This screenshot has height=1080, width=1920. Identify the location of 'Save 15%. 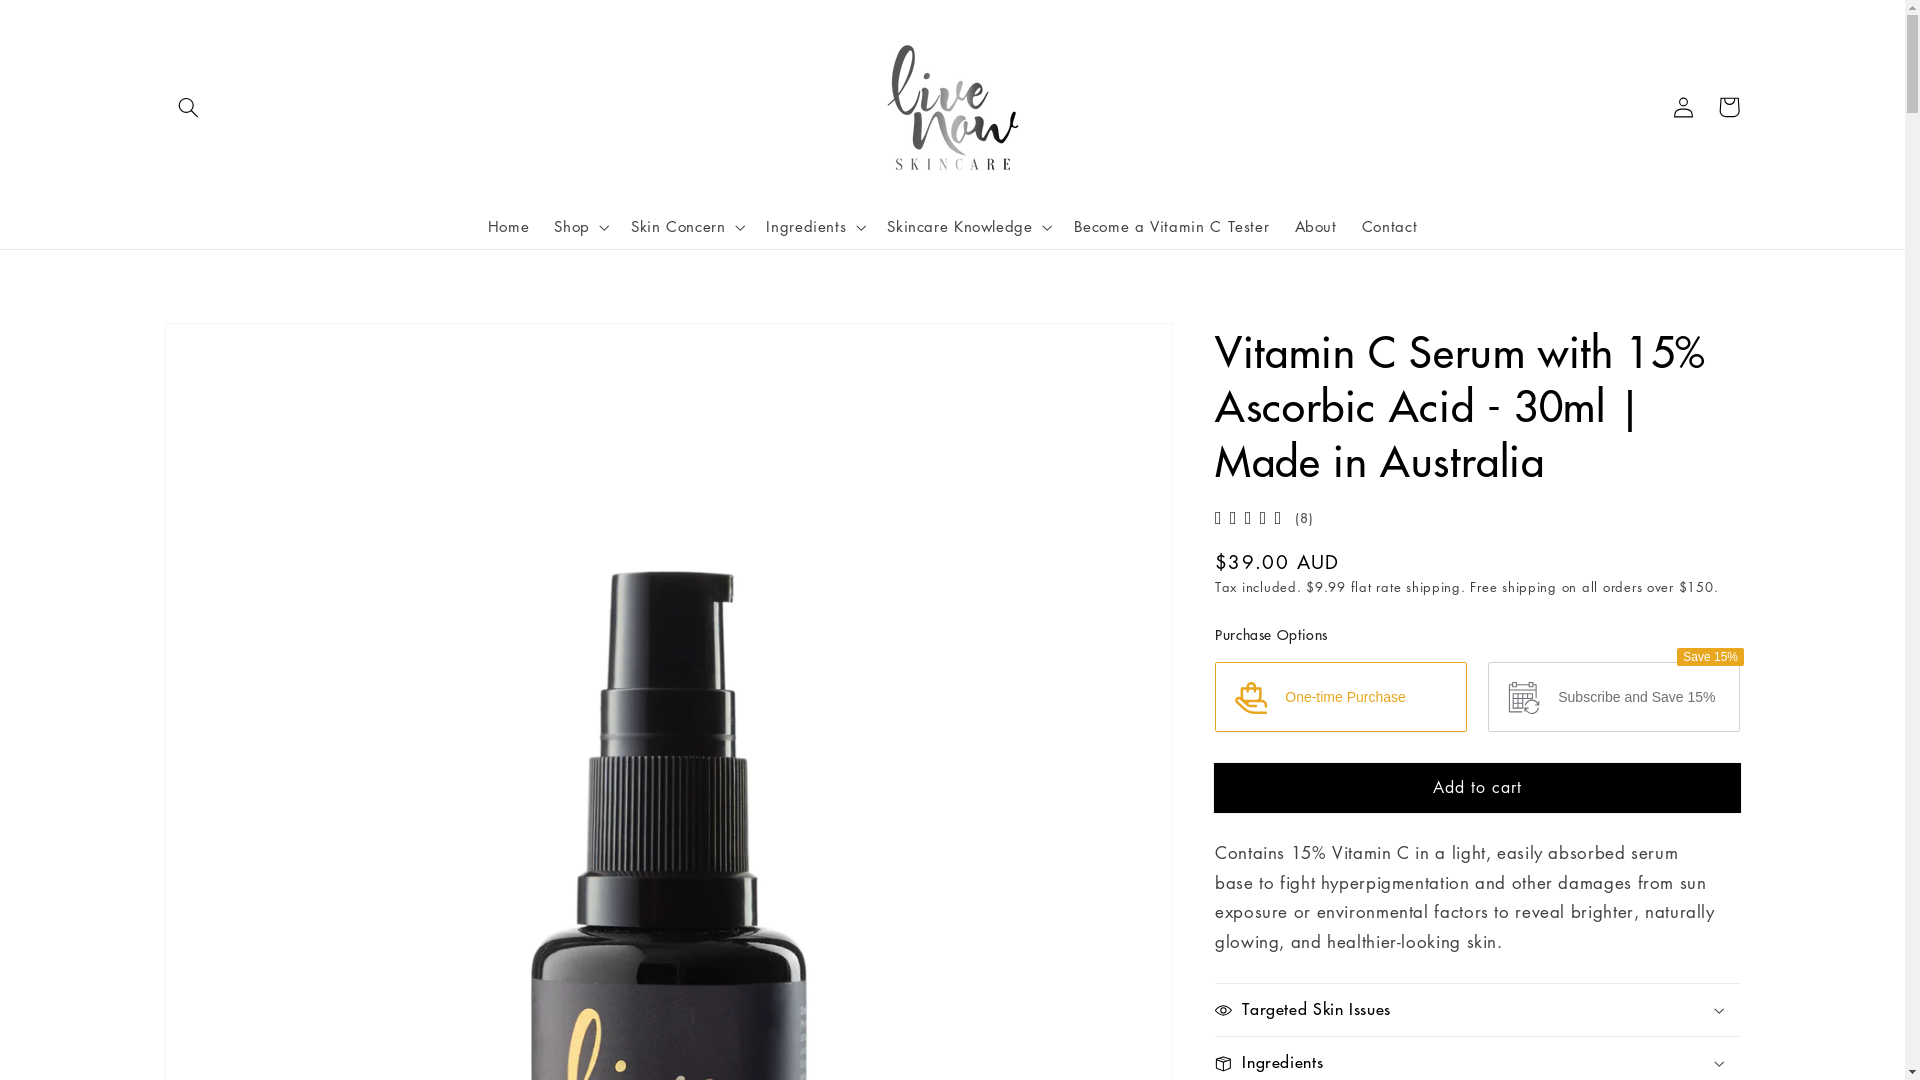
(1488, 697).